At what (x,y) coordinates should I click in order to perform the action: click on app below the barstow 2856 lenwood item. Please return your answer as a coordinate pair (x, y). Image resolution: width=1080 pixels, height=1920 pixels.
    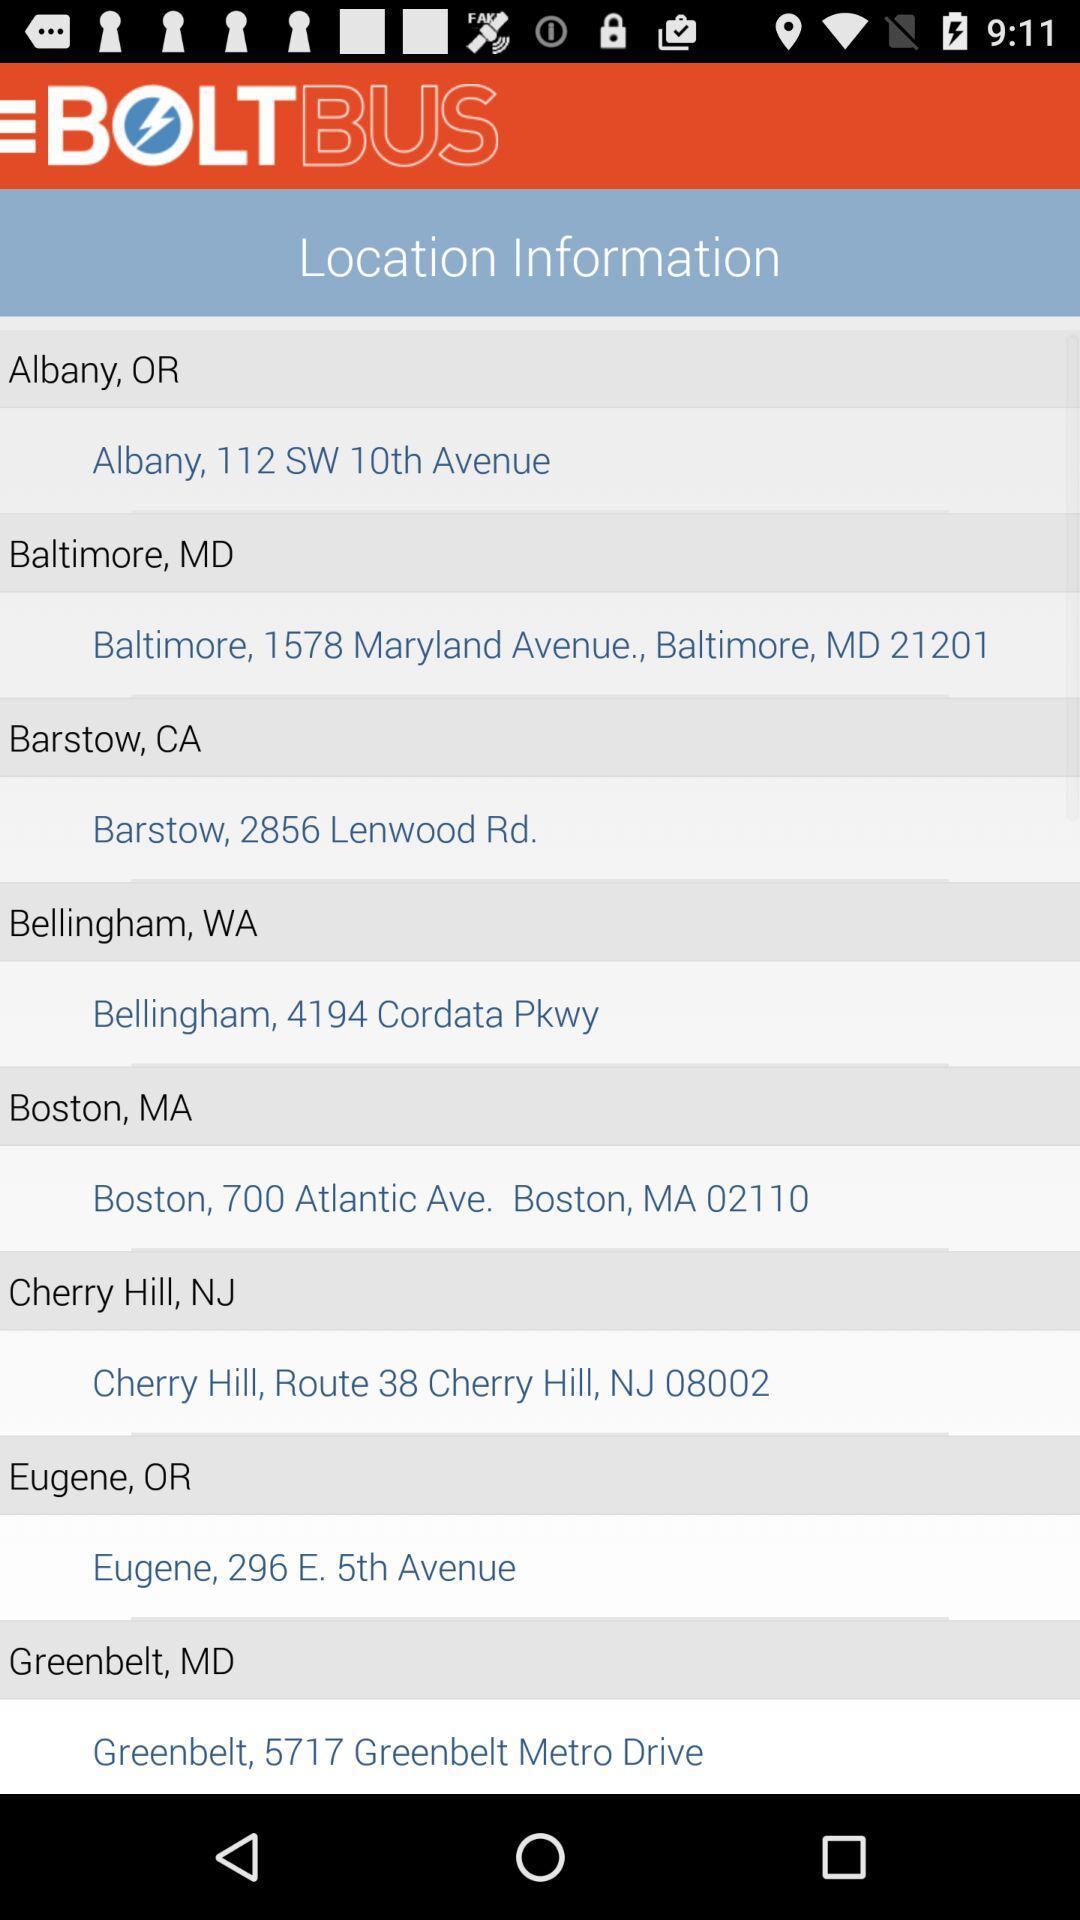
    Looking at the image, I should click on (540, 880).